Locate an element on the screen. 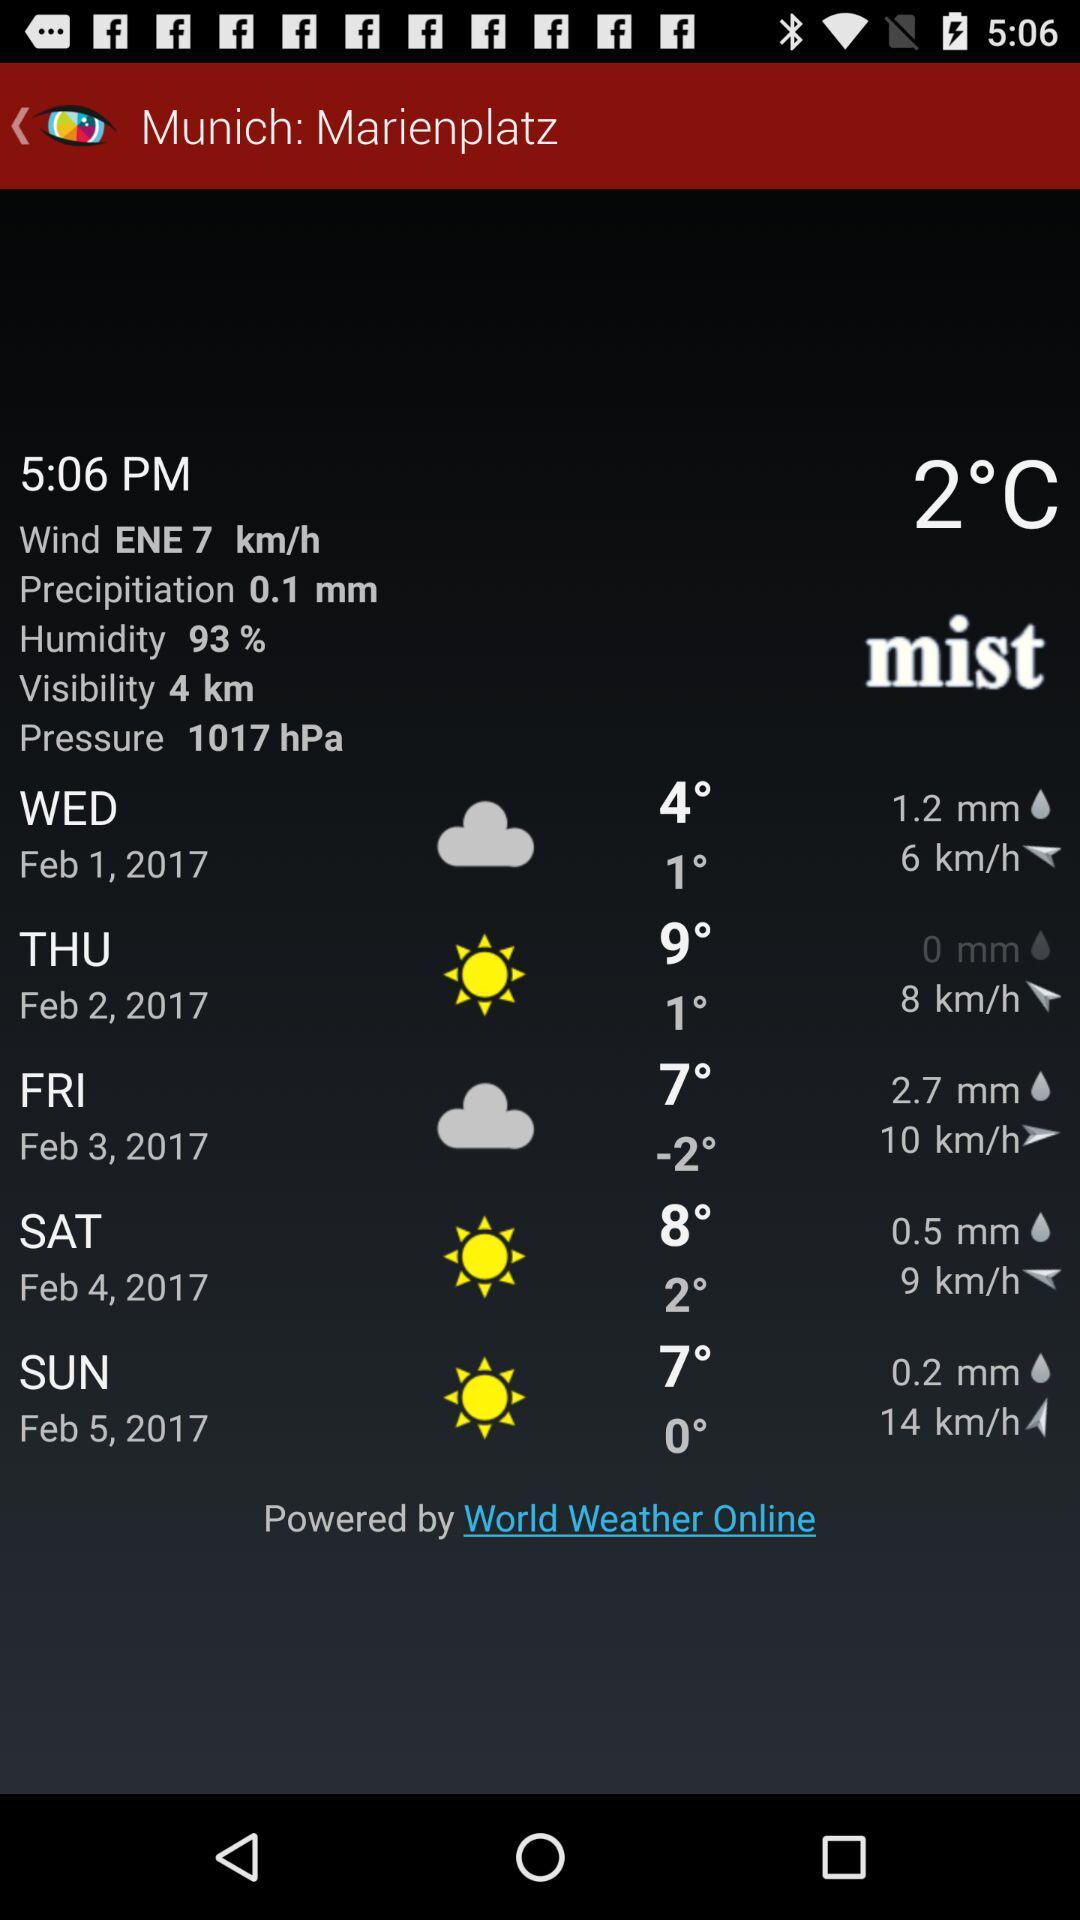 This screenshot has width=1080, height=1920. the text which is above 12 mm is located at coordinates (955, 656).